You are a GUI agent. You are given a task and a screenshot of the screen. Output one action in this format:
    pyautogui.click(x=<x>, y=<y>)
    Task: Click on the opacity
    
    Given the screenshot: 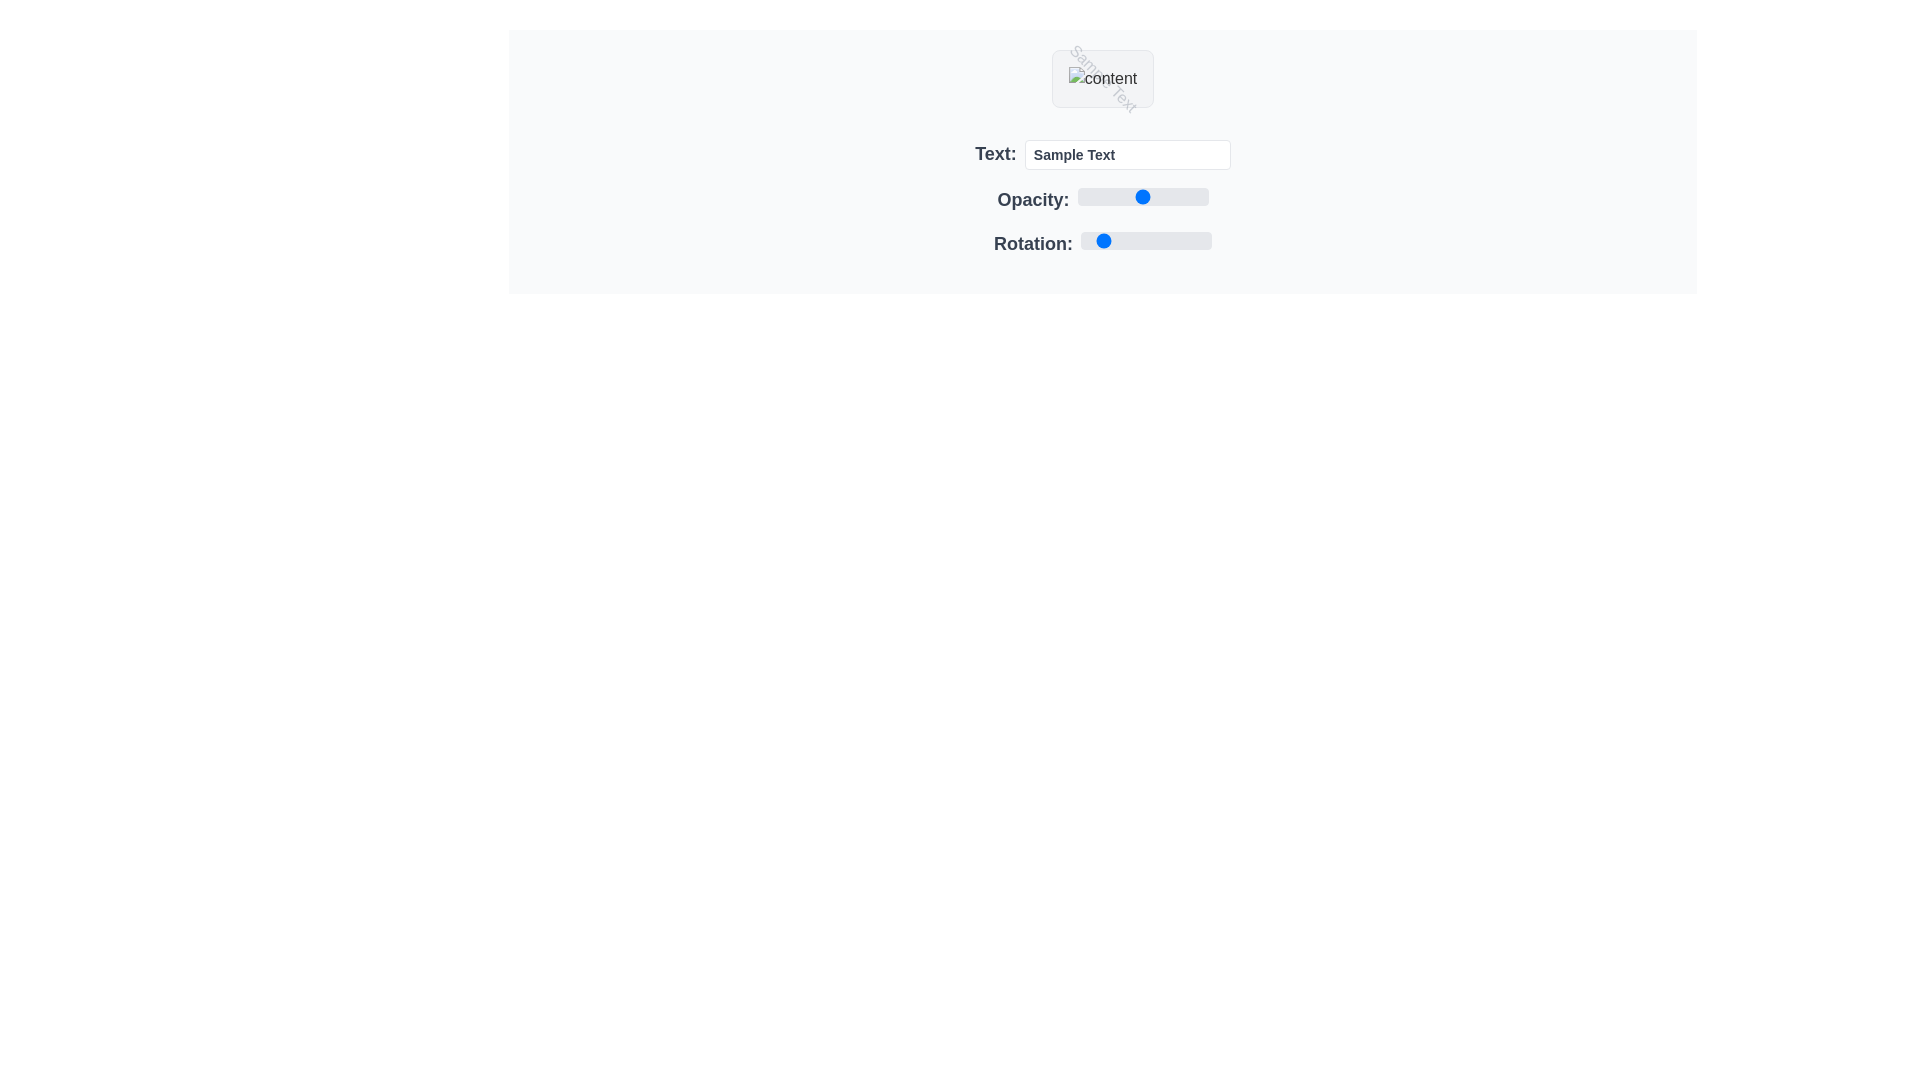 What is the action you would take?
    pyautogui.click(x=1076, y=196)
    